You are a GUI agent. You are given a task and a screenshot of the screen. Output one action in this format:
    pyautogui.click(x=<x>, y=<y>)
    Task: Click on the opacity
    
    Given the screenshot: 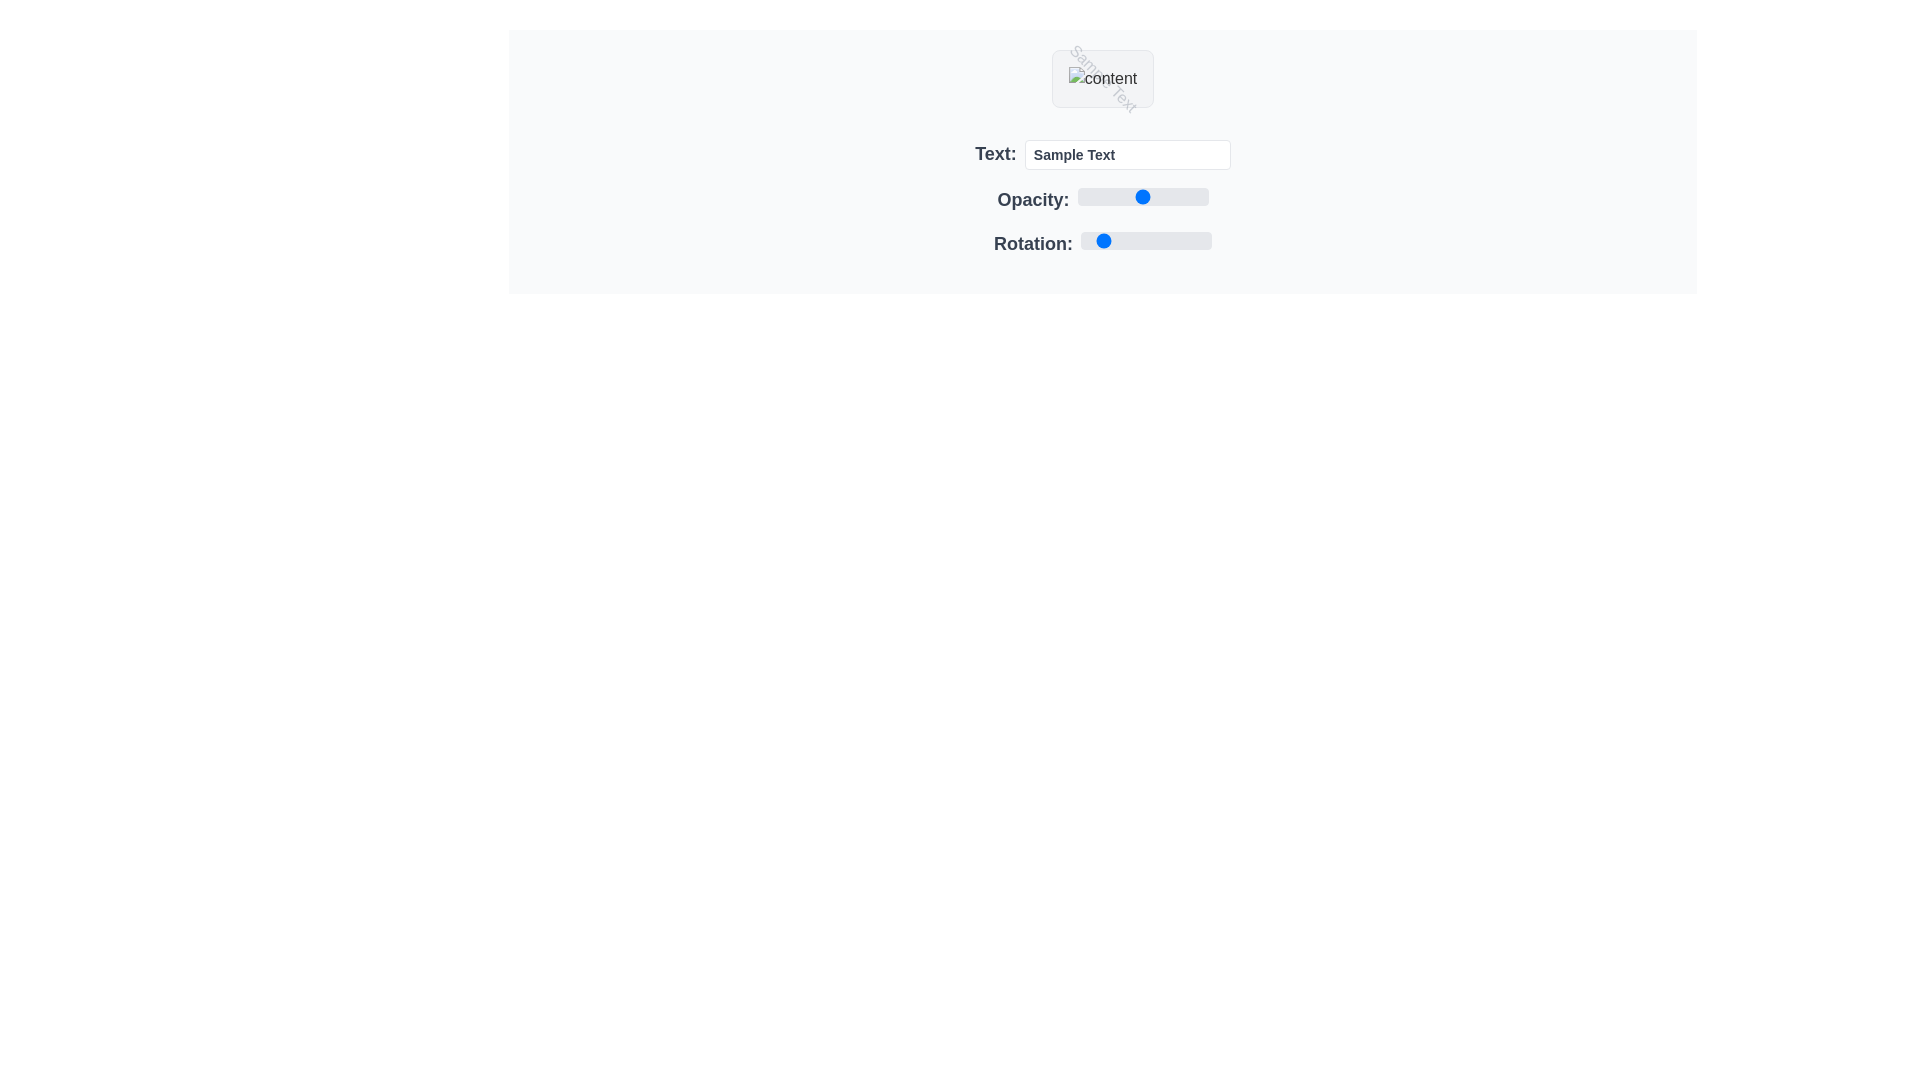 What is the action you would take?
    pyautogui.click(x=1076, y=196)
    